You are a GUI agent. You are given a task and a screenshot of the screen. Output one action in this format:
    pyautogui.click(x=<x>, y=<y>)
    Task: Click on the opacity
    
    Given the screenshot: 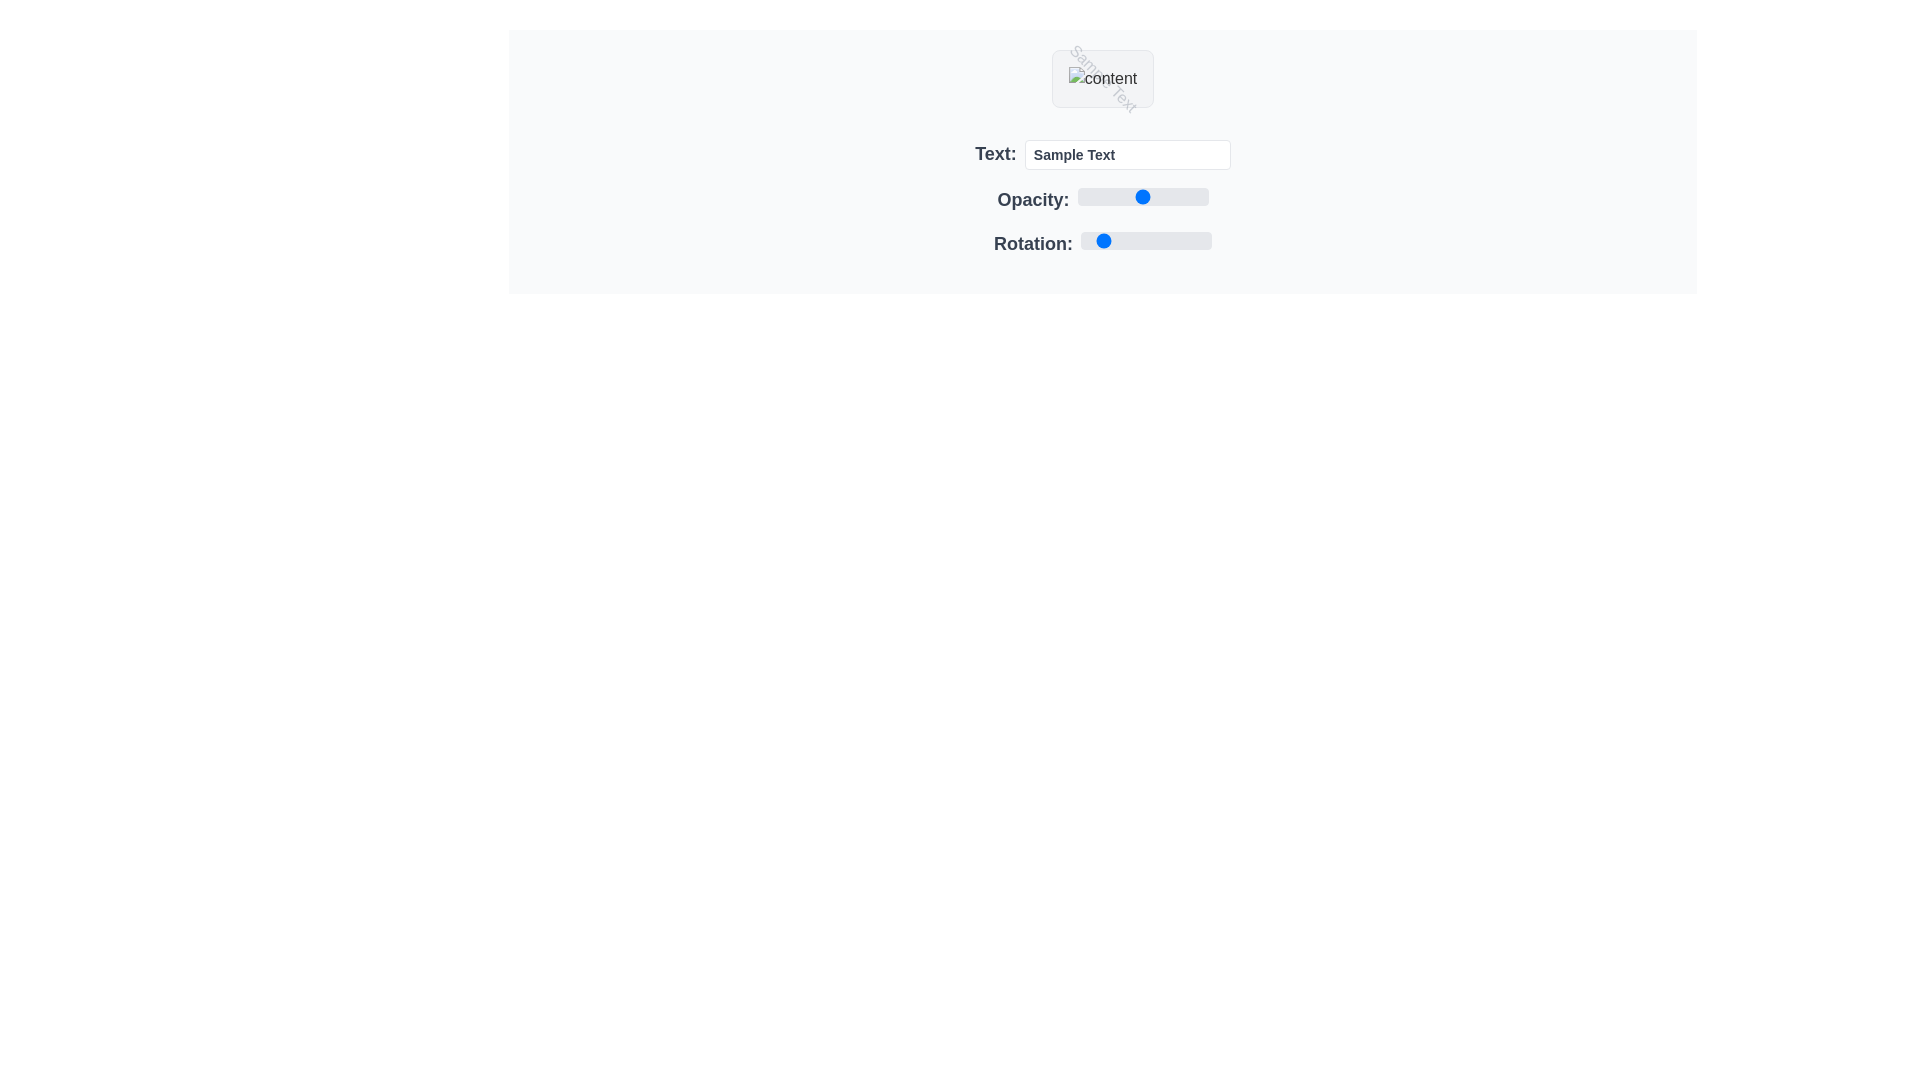 What is the action you would take?
    pyautogui.click(x=1076, y=196)
    